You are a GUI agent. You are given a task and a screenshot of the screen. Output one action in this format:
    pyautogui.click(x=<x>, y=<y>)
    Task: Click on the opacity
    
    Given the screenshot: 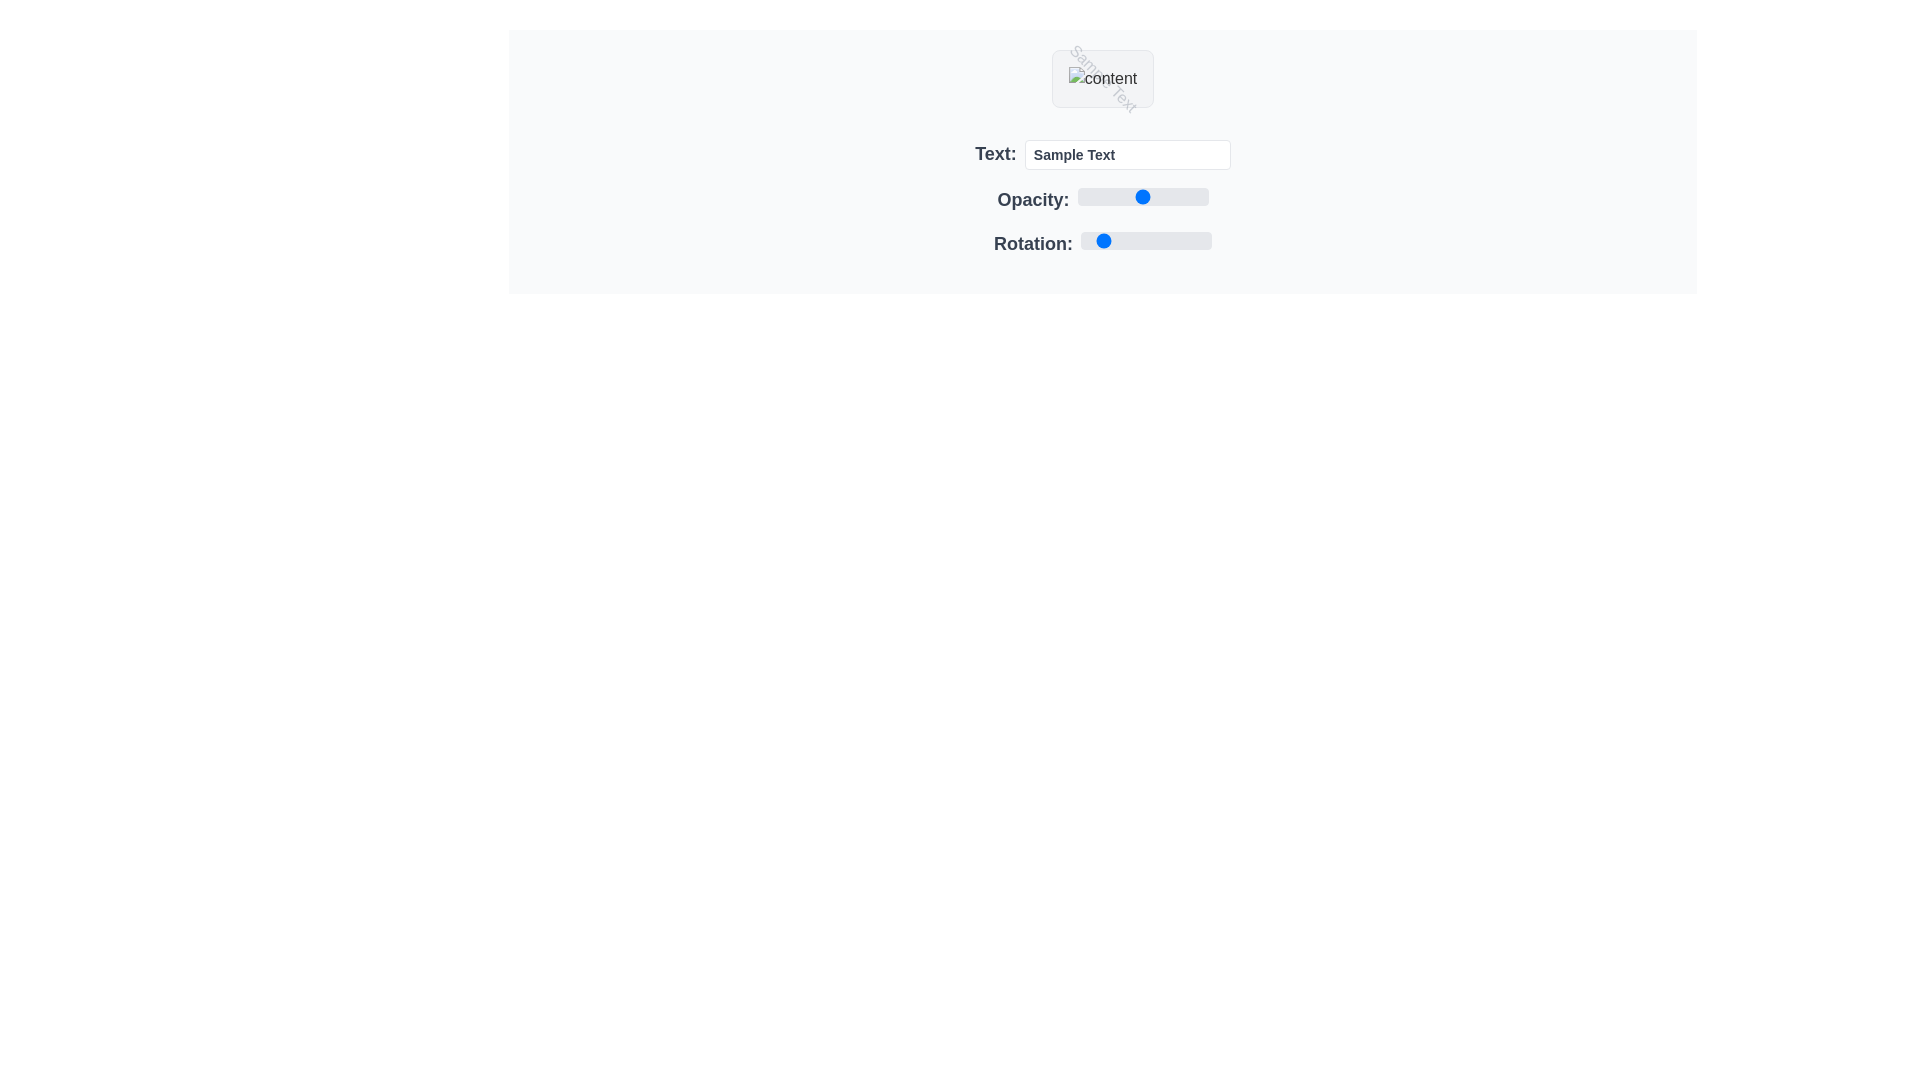 What is the action you would take?
    pyautogui.click(x=1076, y=196)
    